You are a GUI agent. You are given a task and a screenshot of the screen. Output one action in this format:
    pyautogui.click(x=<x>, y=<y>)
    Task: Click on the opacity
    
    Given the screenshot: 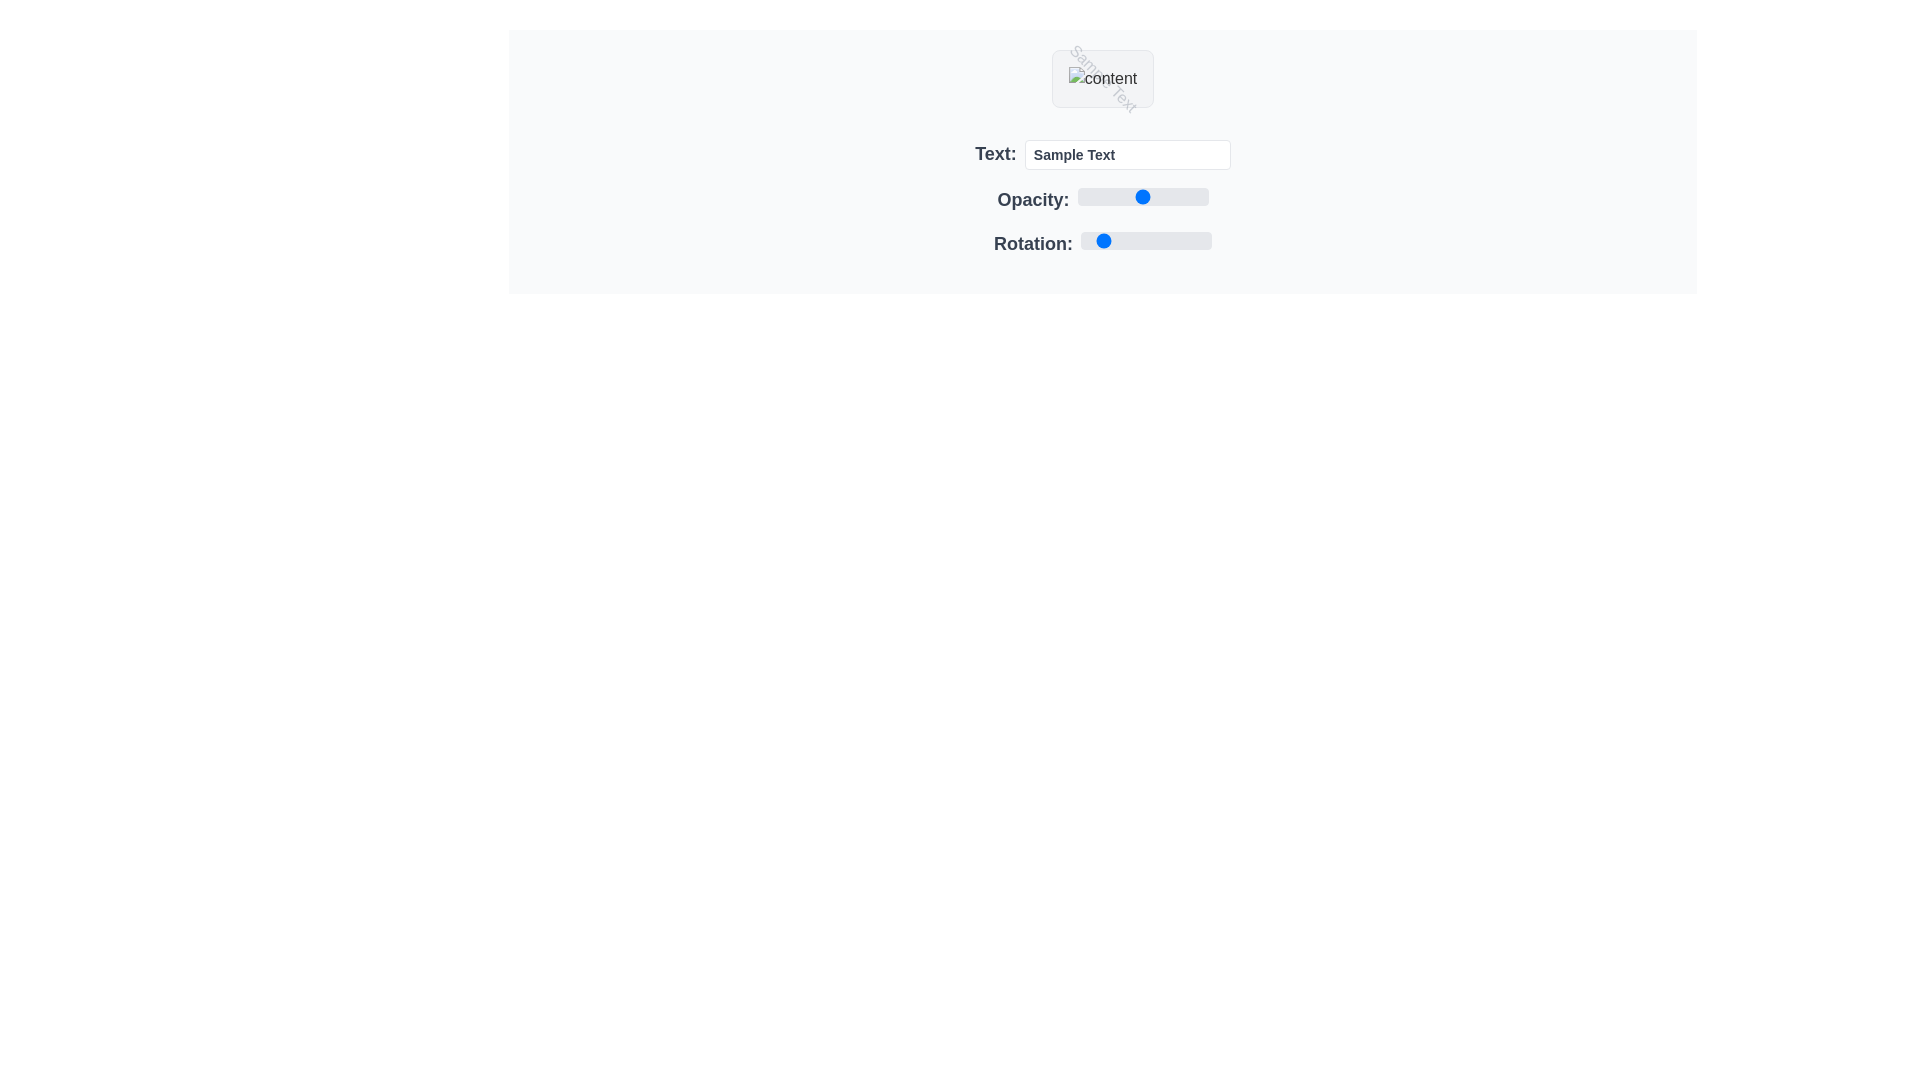 What is the action you would take?
    pyautogui.click(x=1076, y=196)
    